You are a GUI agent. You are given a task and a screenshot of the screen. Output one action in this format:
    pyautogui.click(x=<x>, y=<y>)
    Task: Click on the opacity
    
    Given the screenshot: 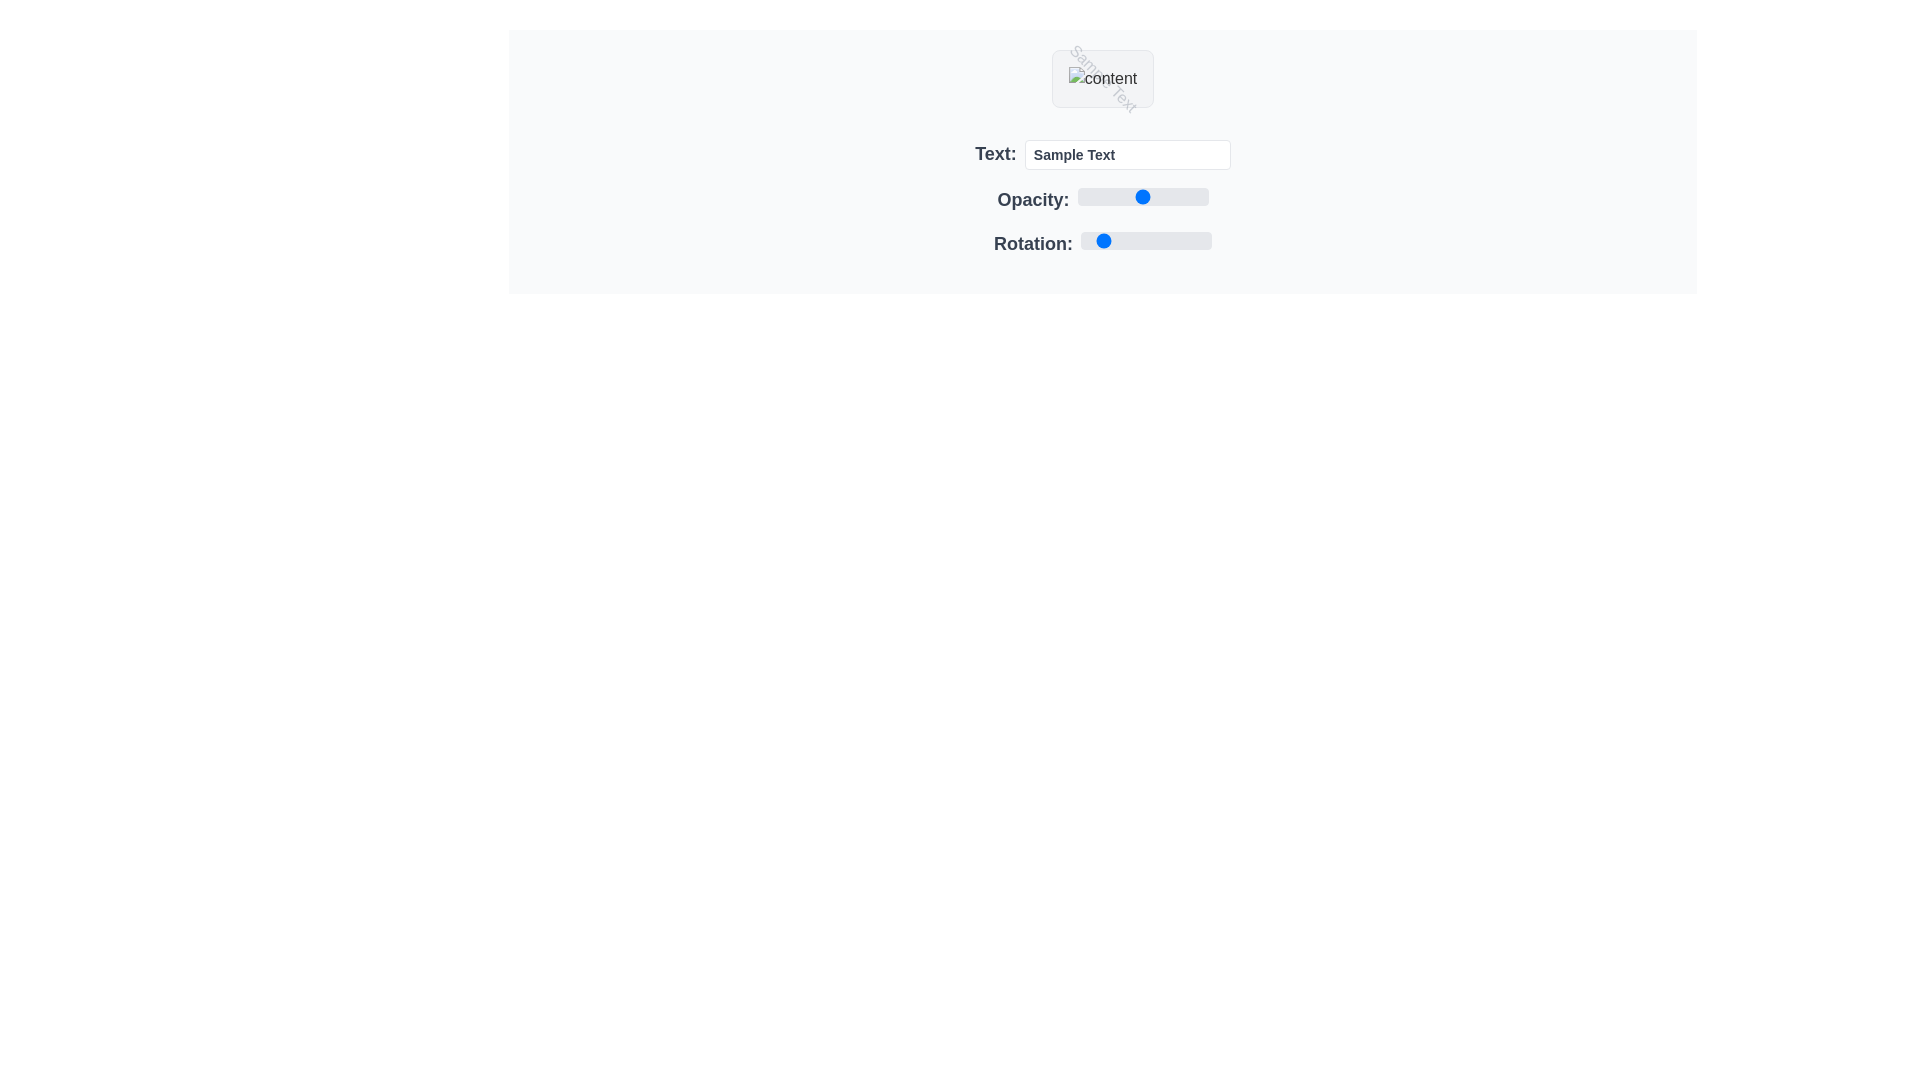 What is the action you would take?
    pyautogui.click(x=1076, y=196)
    